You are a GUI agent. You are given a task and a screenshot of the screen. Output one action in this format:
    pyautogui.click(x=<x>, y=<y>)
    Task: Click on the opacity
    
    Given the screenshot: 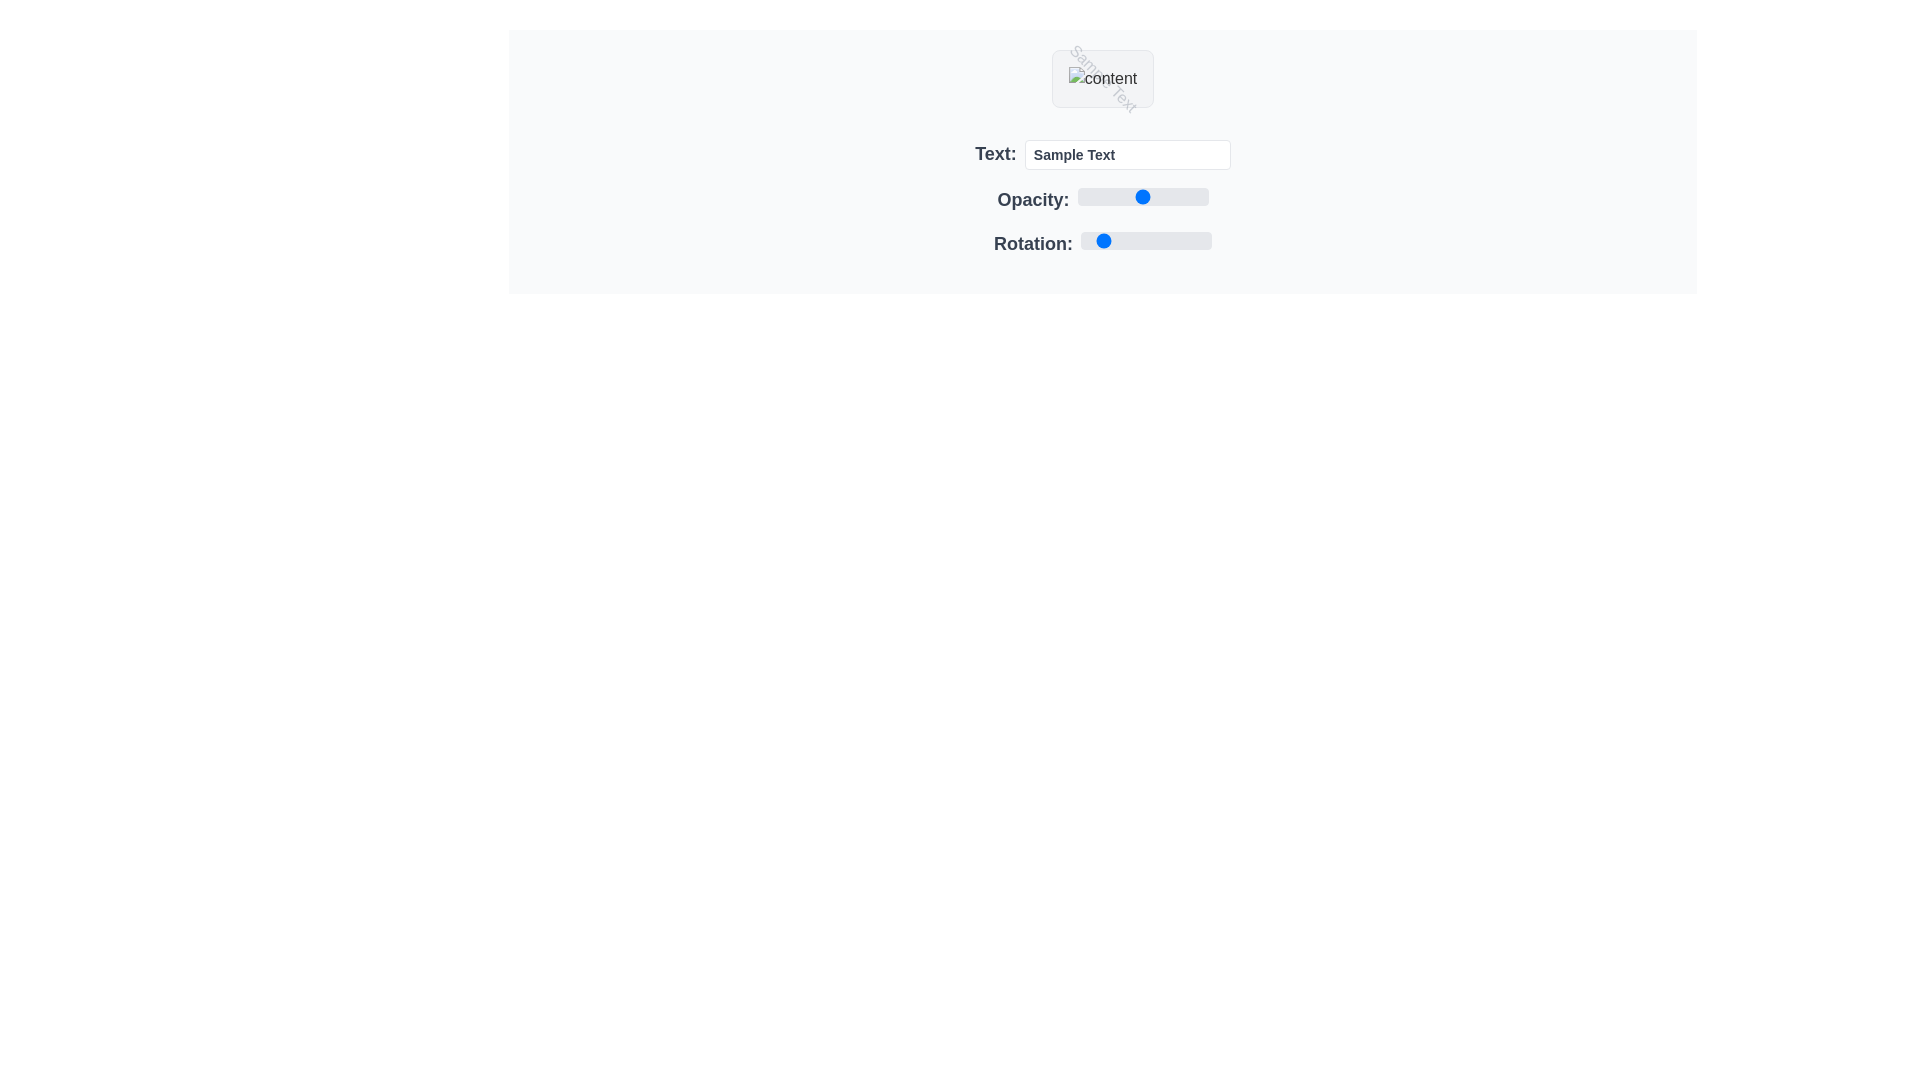 What is the action you would take?
    pyautogui.click(x=1076, y=196)
    